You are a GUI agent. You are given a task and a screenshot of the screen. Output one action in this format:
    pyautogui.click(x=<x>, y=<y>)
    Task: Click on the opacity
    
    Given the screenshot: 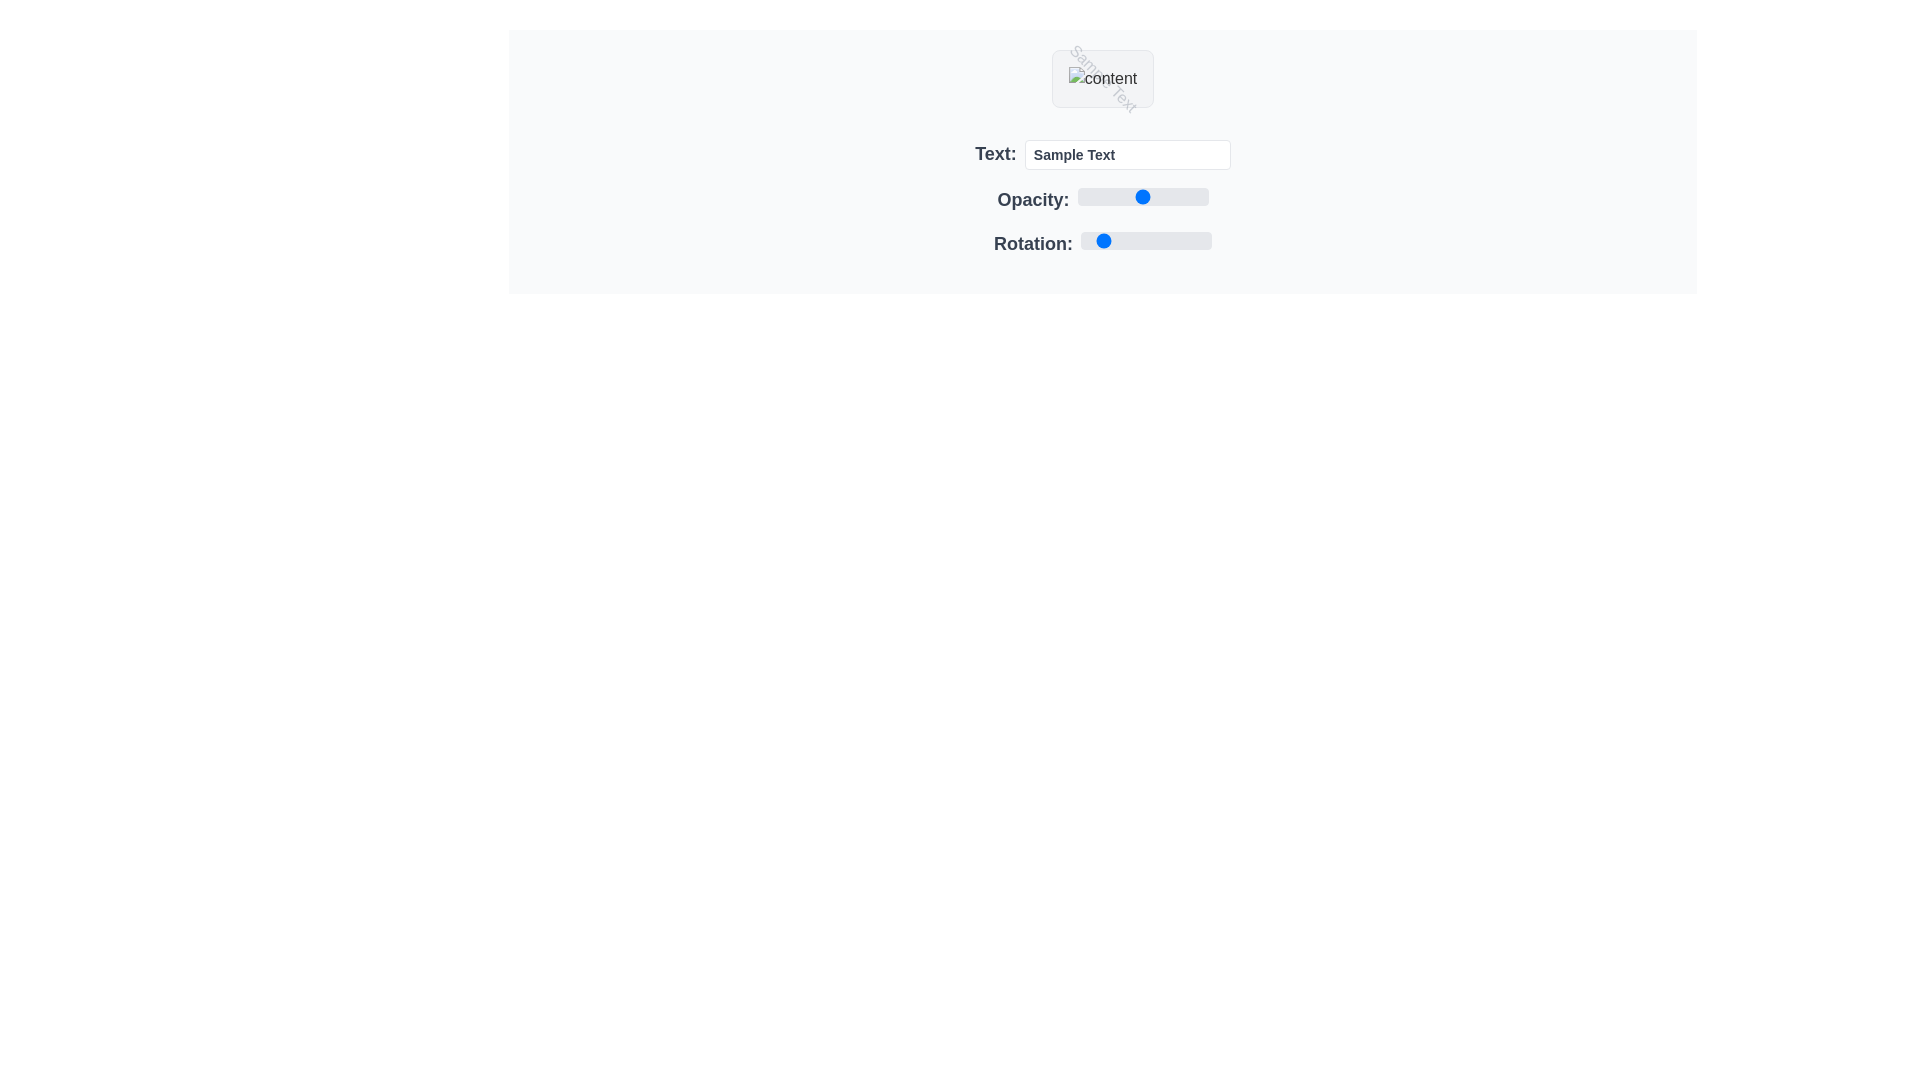 What is the action you would take?
    pyautogui.click(x=1076, y=196)
    